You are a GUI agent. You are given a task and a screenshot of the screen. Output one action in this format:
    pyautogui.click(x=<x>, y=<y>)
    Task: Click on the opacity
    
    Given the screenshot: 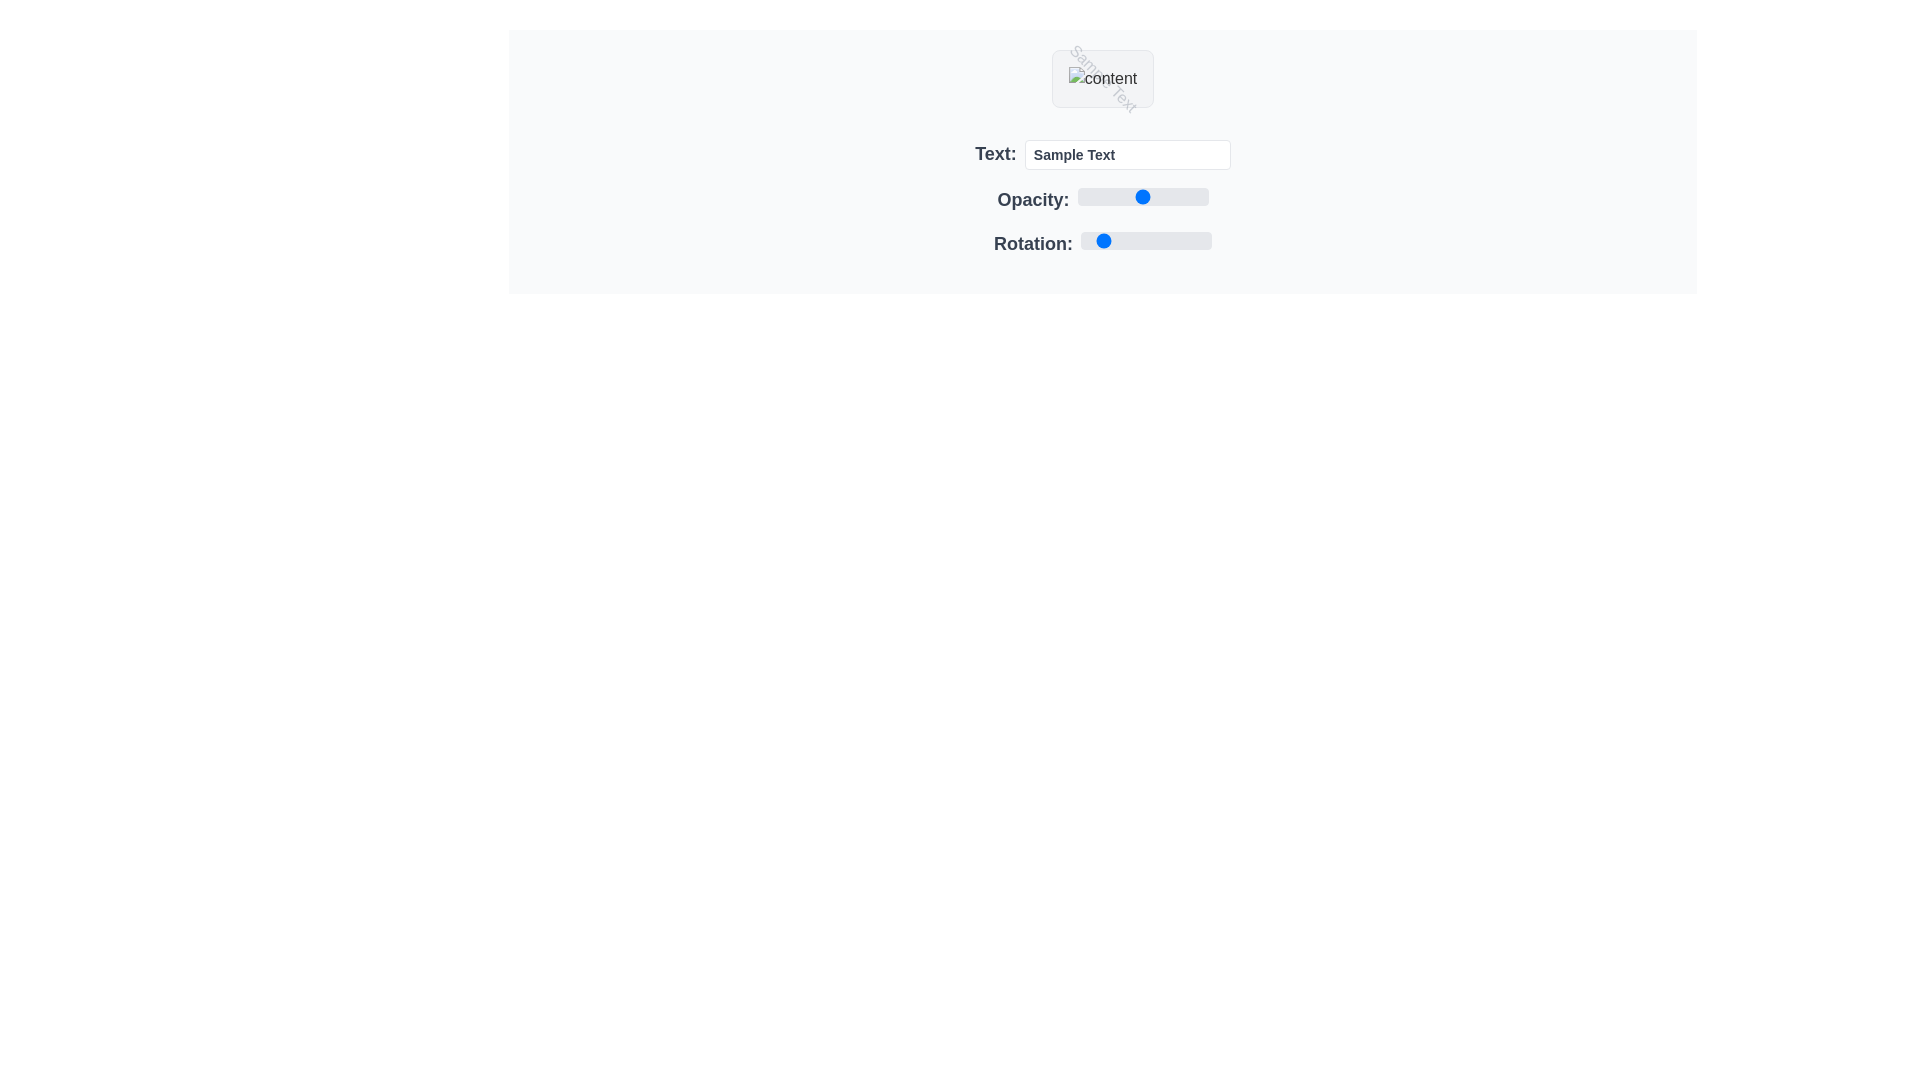 What is the action you would take?
    pyautogui.click(x=1076, y=196)
    